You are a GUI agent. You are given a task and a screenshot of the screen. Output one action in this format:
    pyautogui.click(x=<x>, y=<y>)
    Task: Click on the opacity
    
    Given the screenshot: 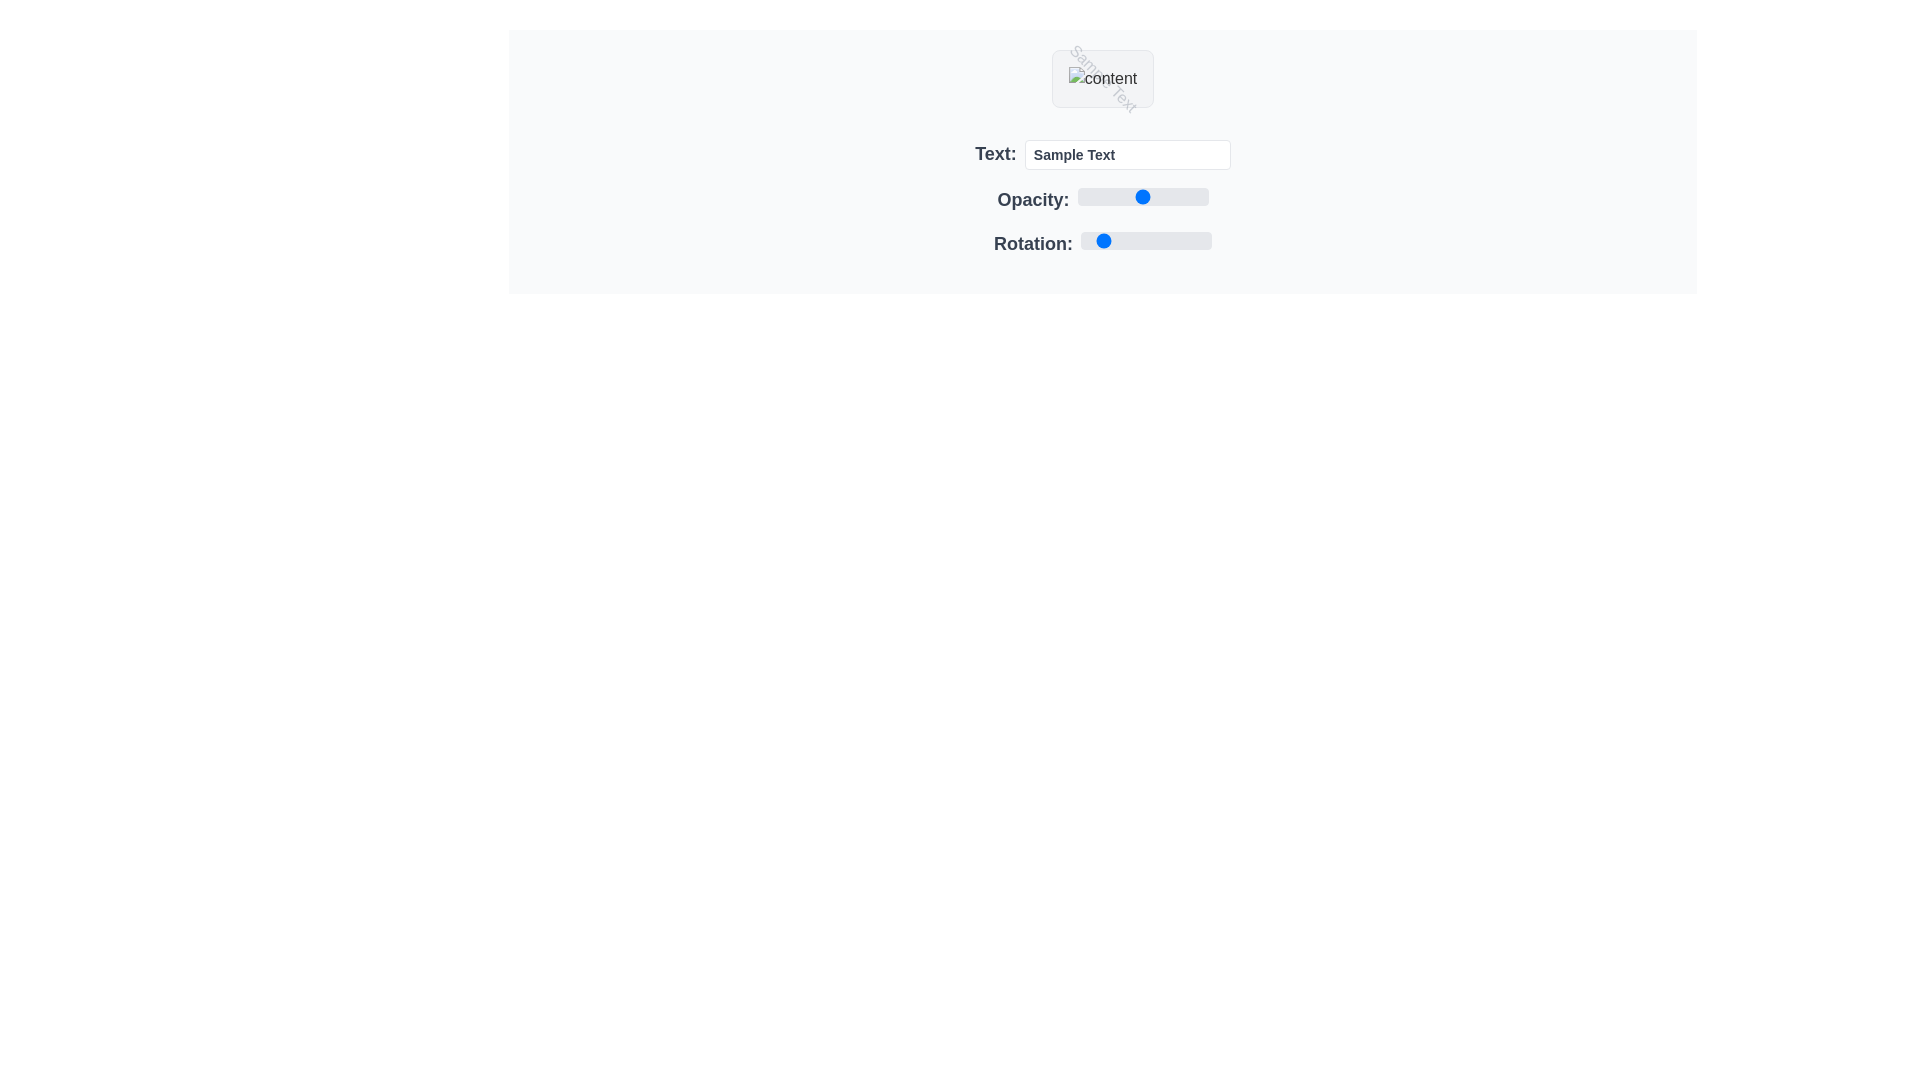 What is the action you would take?
    pyautogui.click(x=1076, y=196)
    